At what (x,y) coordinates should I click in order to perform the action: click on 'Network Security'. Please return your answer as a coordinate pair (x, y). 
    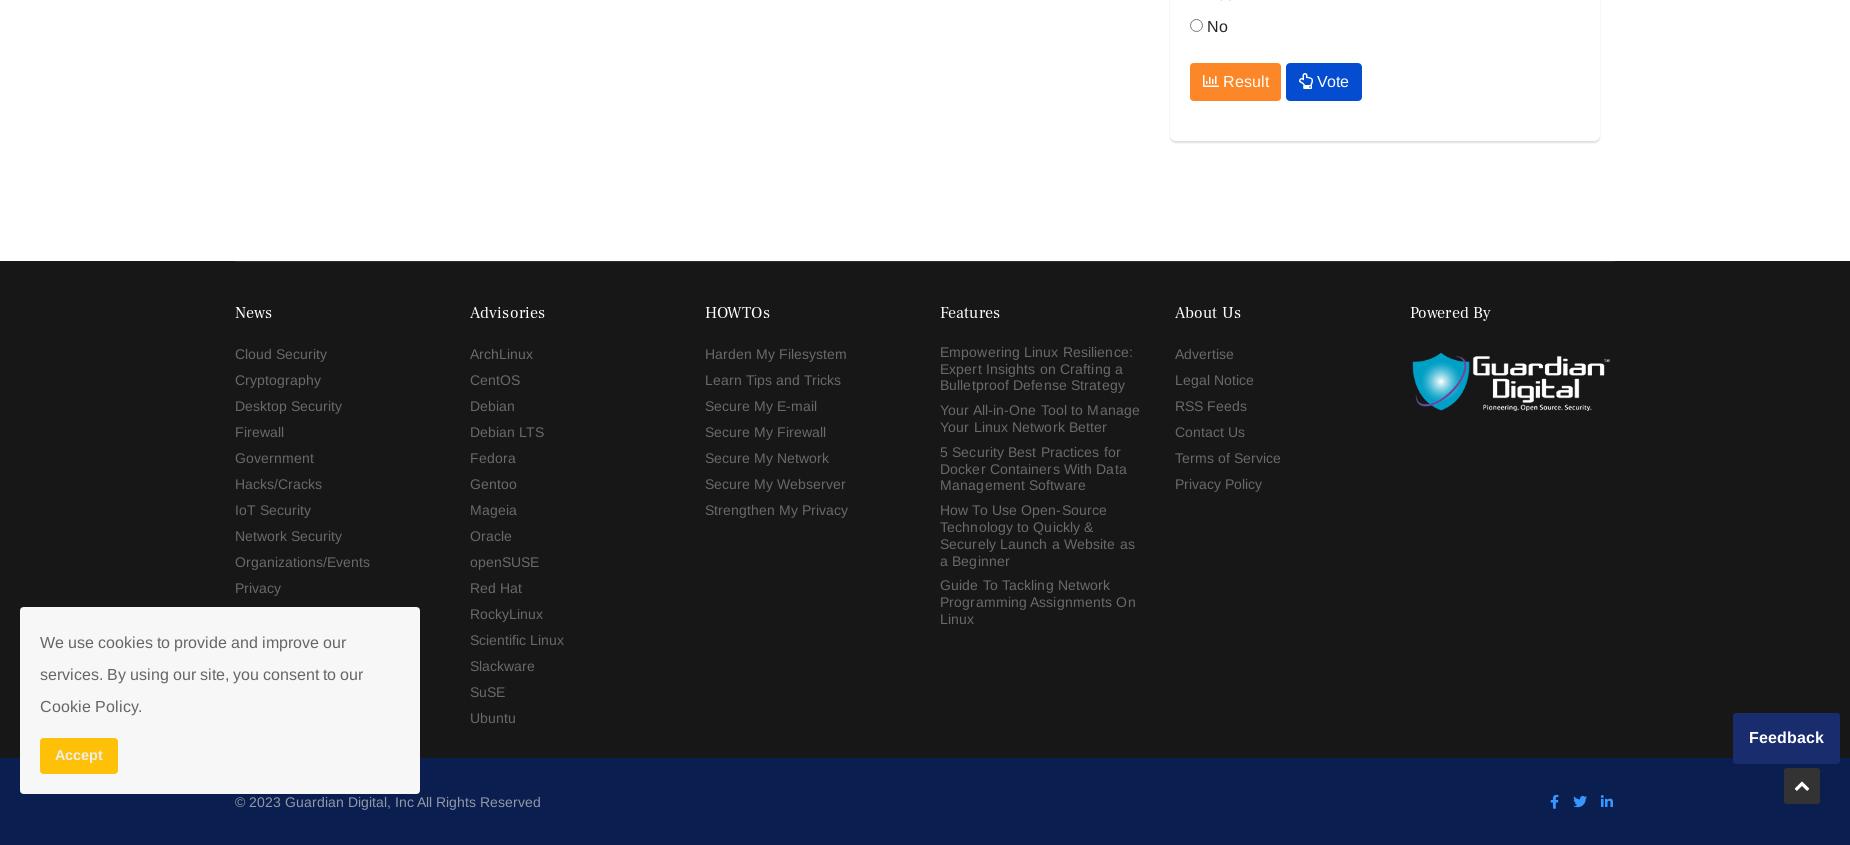
    Looking at the image, I should click on (233, 30).